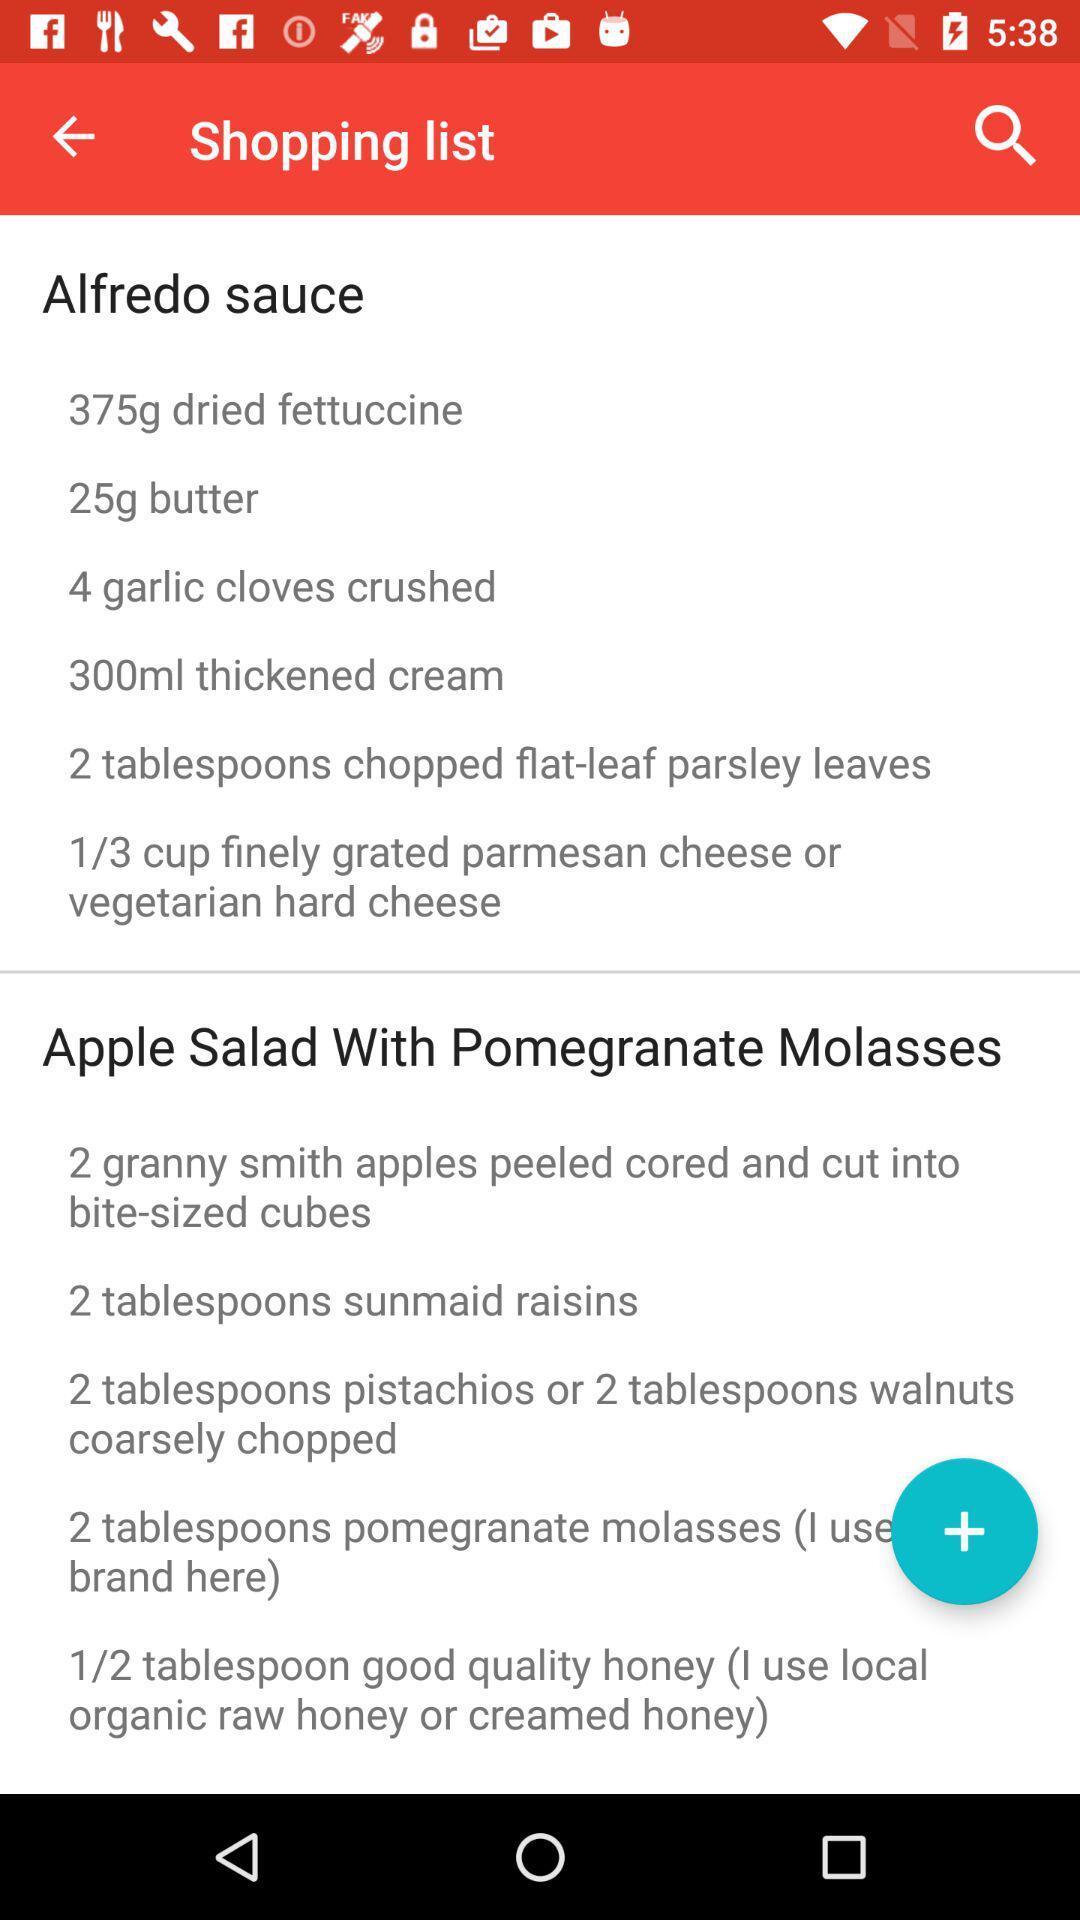 This screenshot has width=1080, height=1920. I want to click on more option, so click(963, 1530).